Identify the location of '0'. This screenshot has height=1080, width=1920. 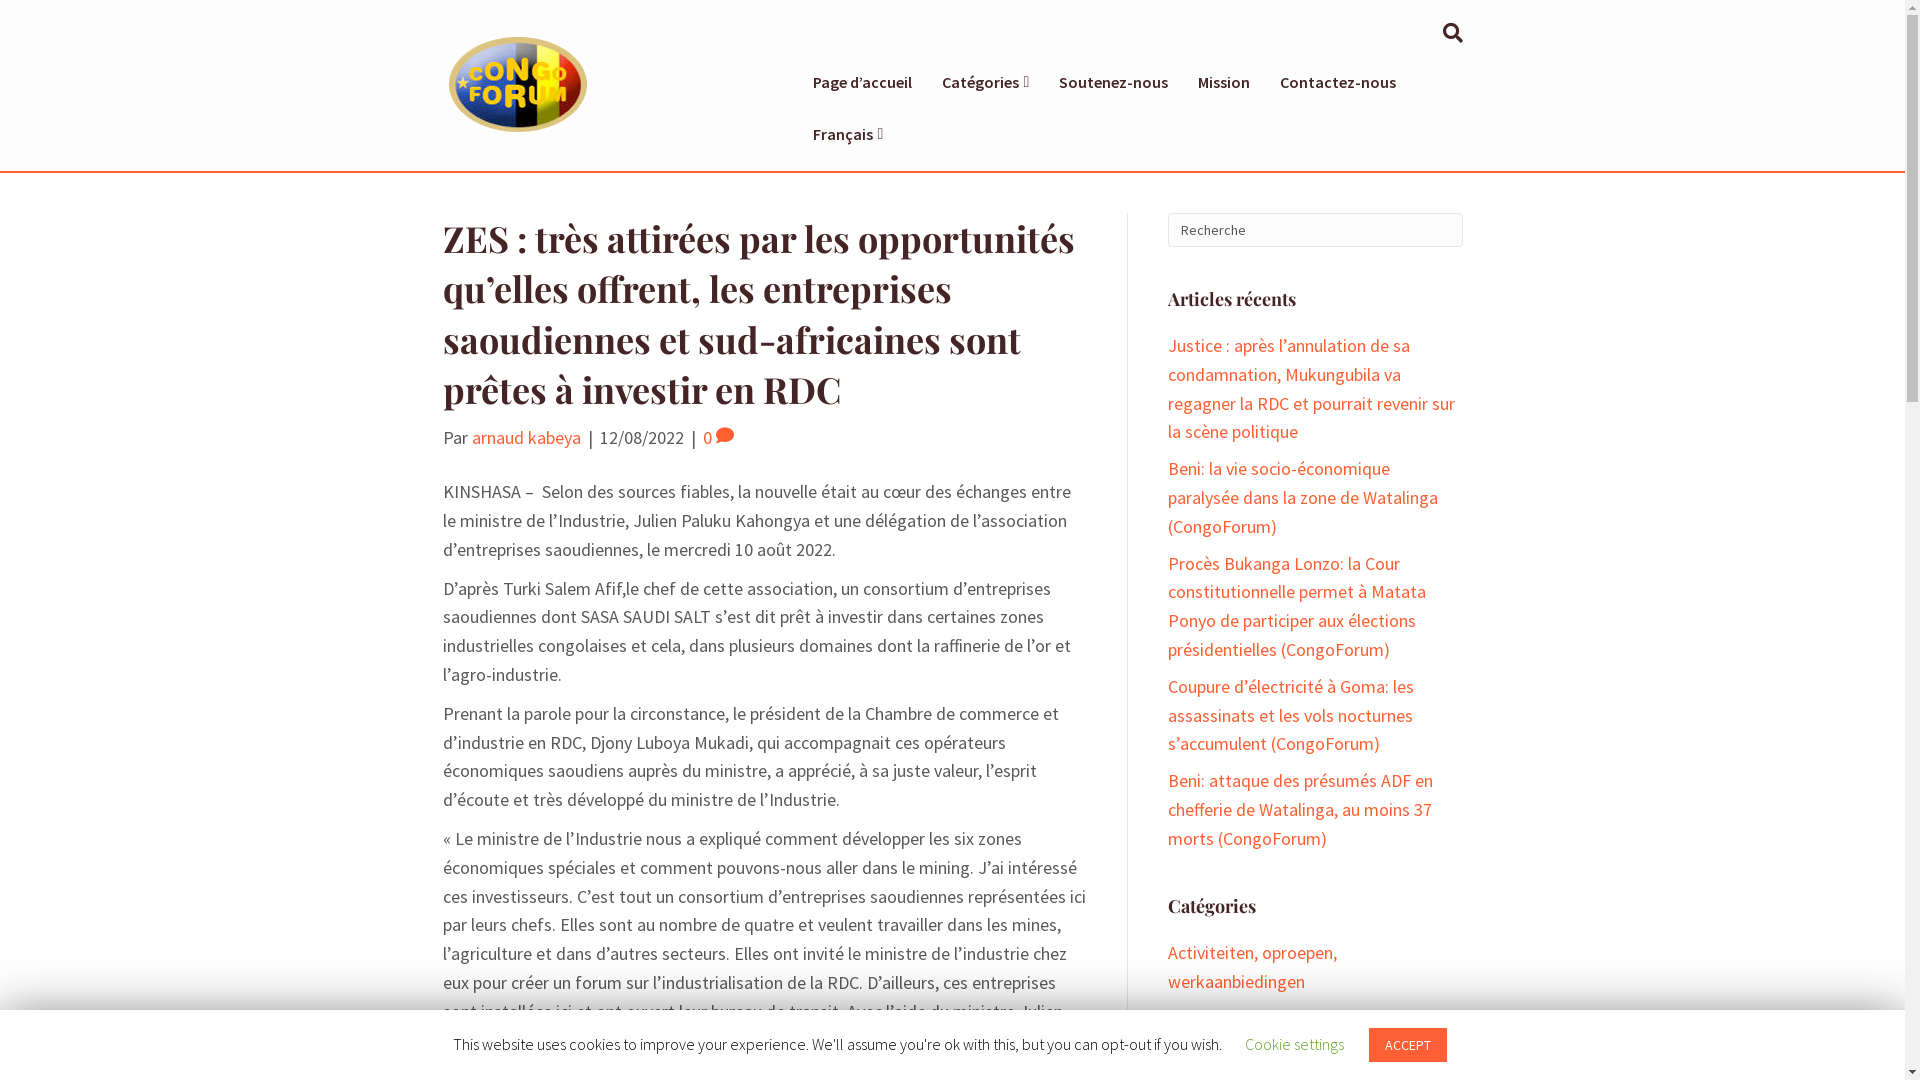
(717, 436).